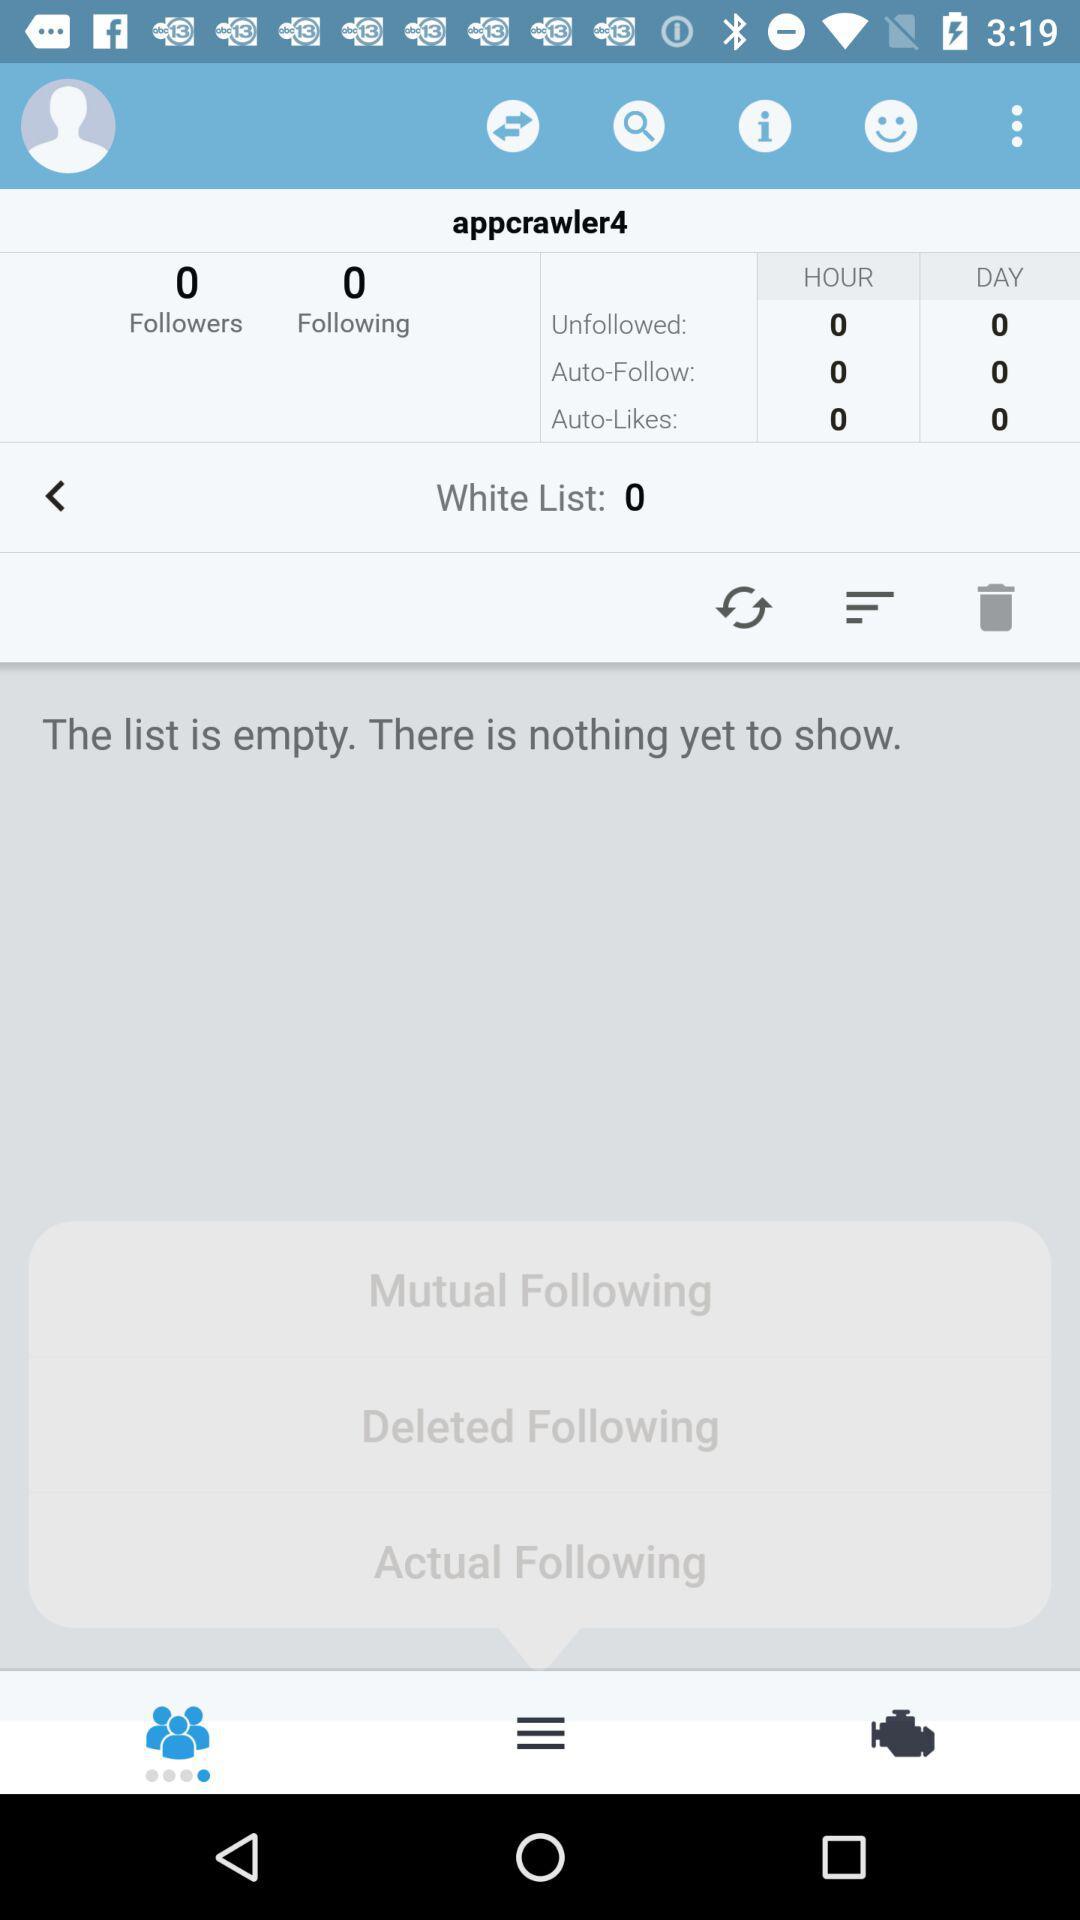  I want to click on more options, so click(1017, 124).